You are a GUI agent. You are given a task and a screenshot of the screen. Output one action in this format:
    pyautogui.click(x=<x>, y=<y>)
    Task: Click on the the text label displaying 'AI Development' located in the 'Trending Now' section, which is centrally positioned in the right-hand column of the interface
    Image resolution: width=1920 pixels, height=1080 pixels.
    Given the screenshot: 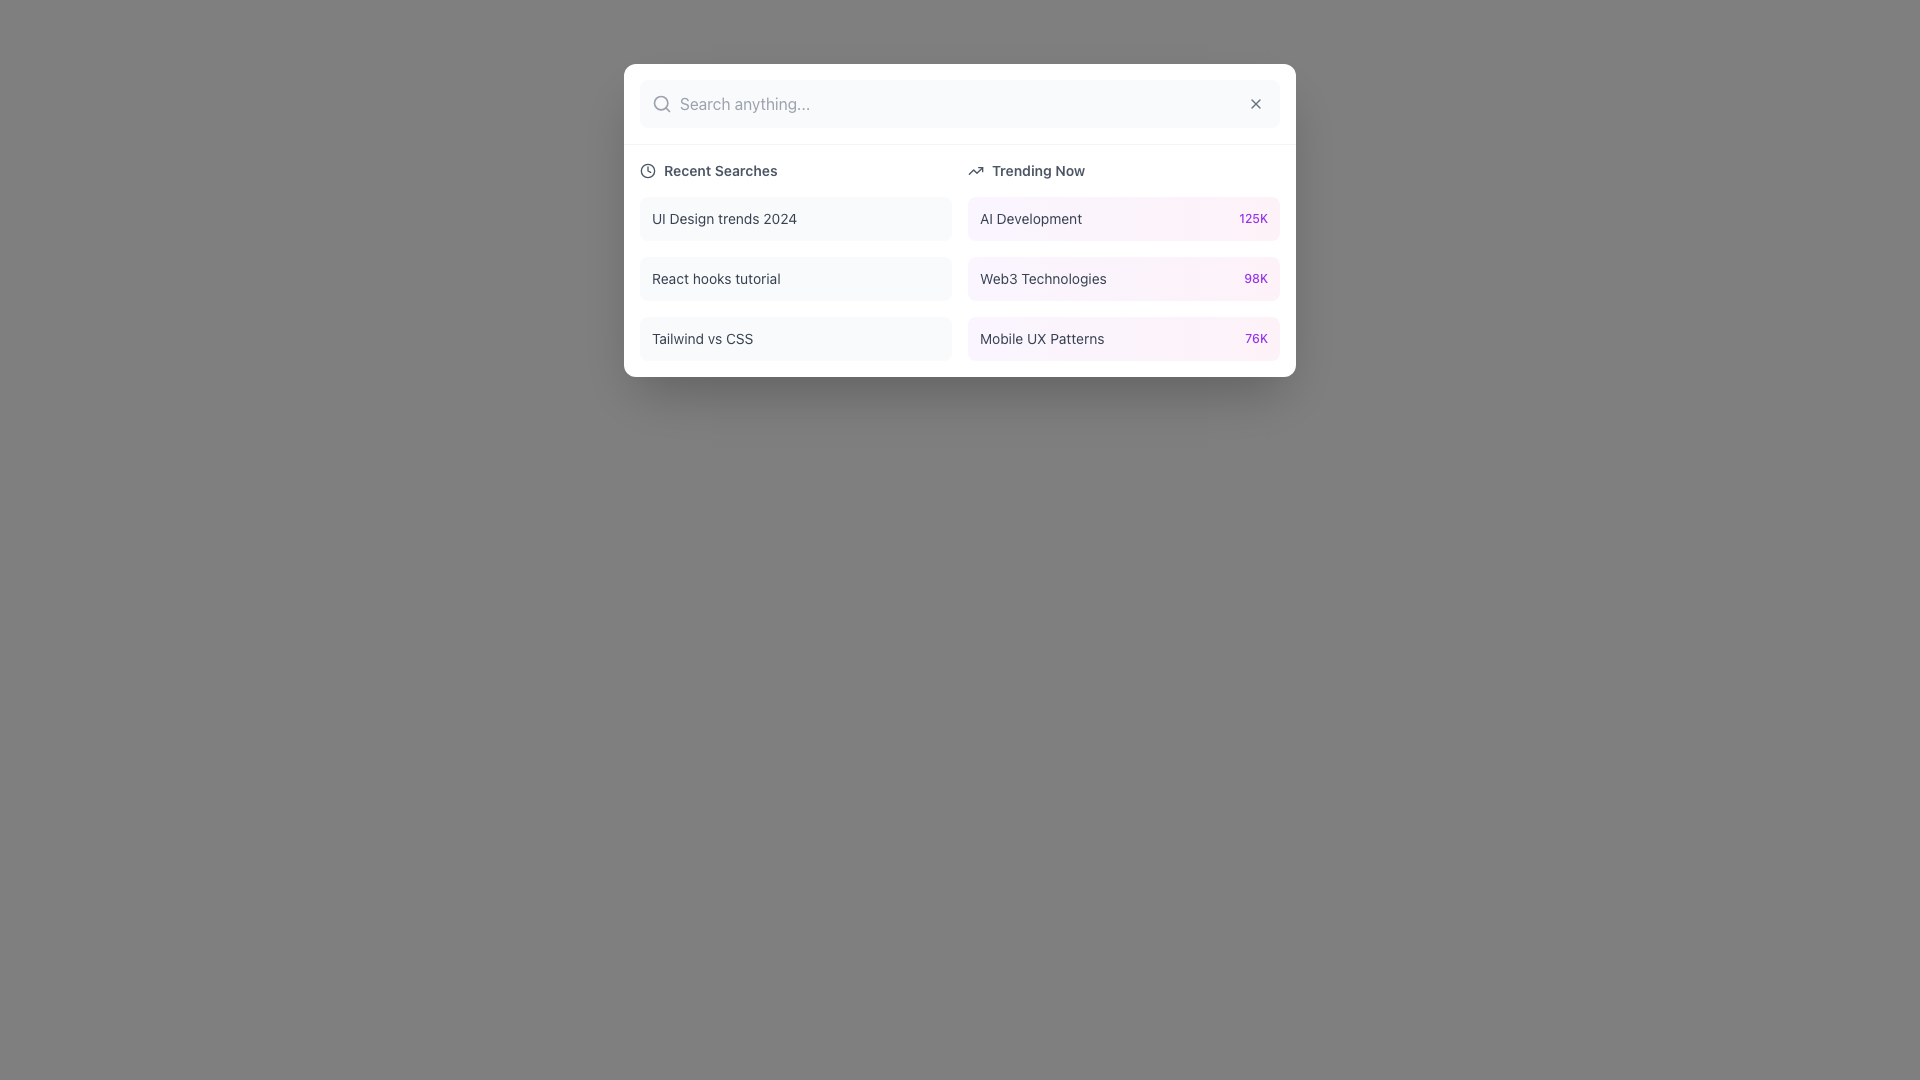 What is the action you would take?
    pyautogui.click(x=1031, y=219)
    